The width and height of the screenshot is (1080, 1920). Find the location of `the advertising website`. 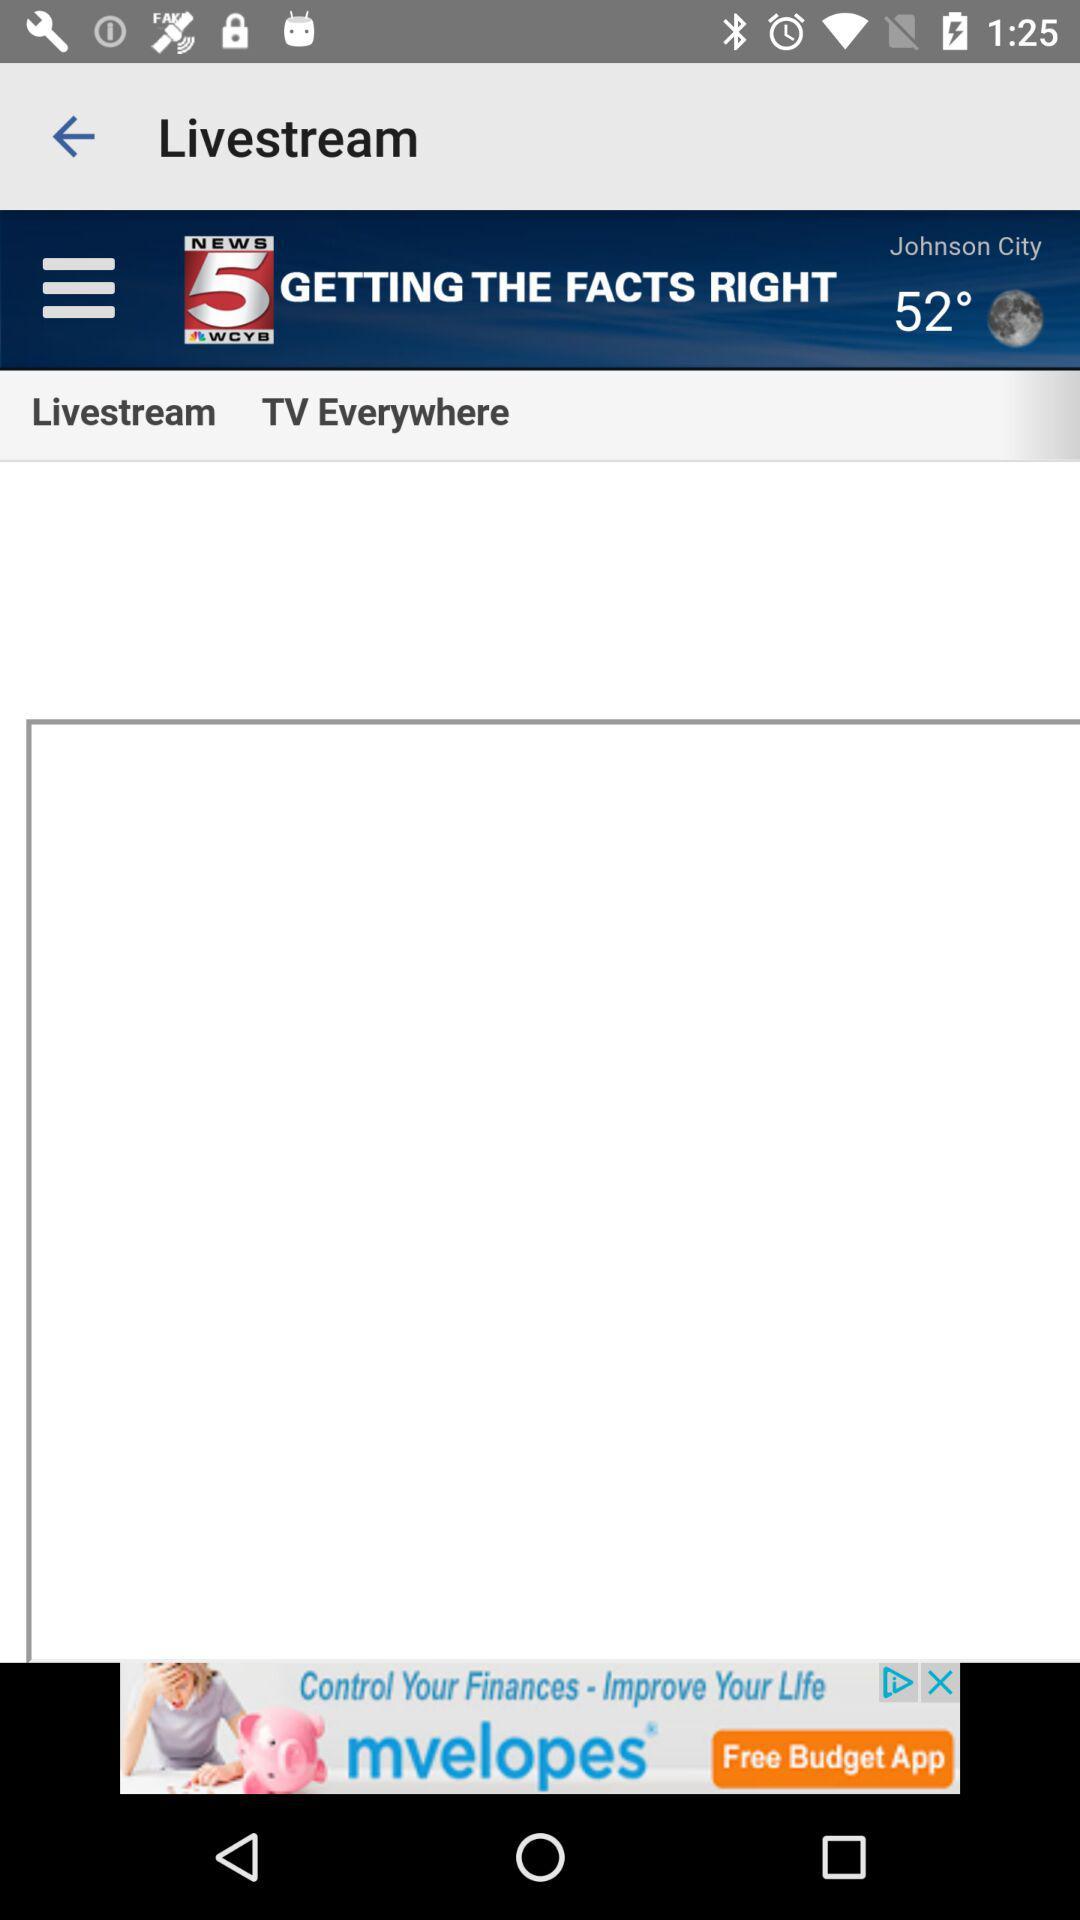

the advertising website is located at coordinates (540, 1727).